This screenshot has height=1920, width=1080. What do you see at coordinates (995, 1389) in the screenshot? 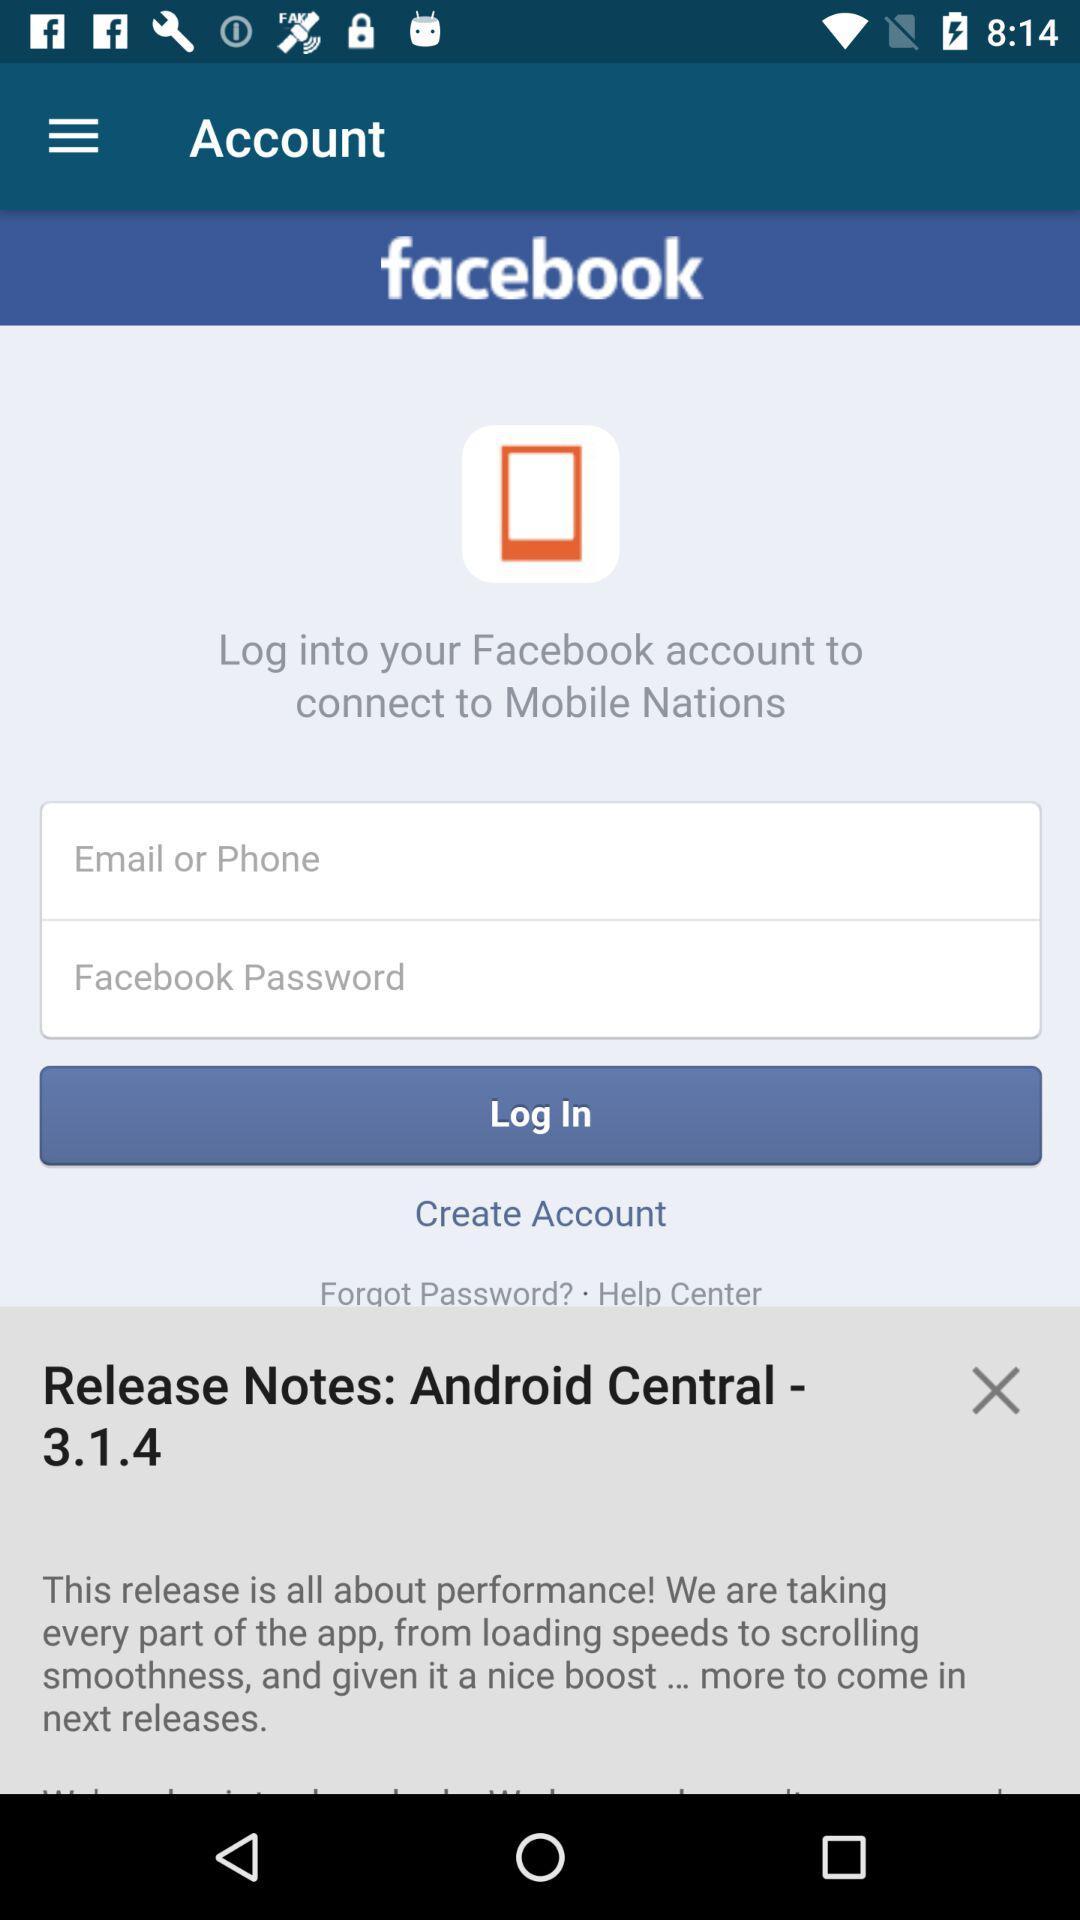
I see `notes` at bounding box center [995, 1389].